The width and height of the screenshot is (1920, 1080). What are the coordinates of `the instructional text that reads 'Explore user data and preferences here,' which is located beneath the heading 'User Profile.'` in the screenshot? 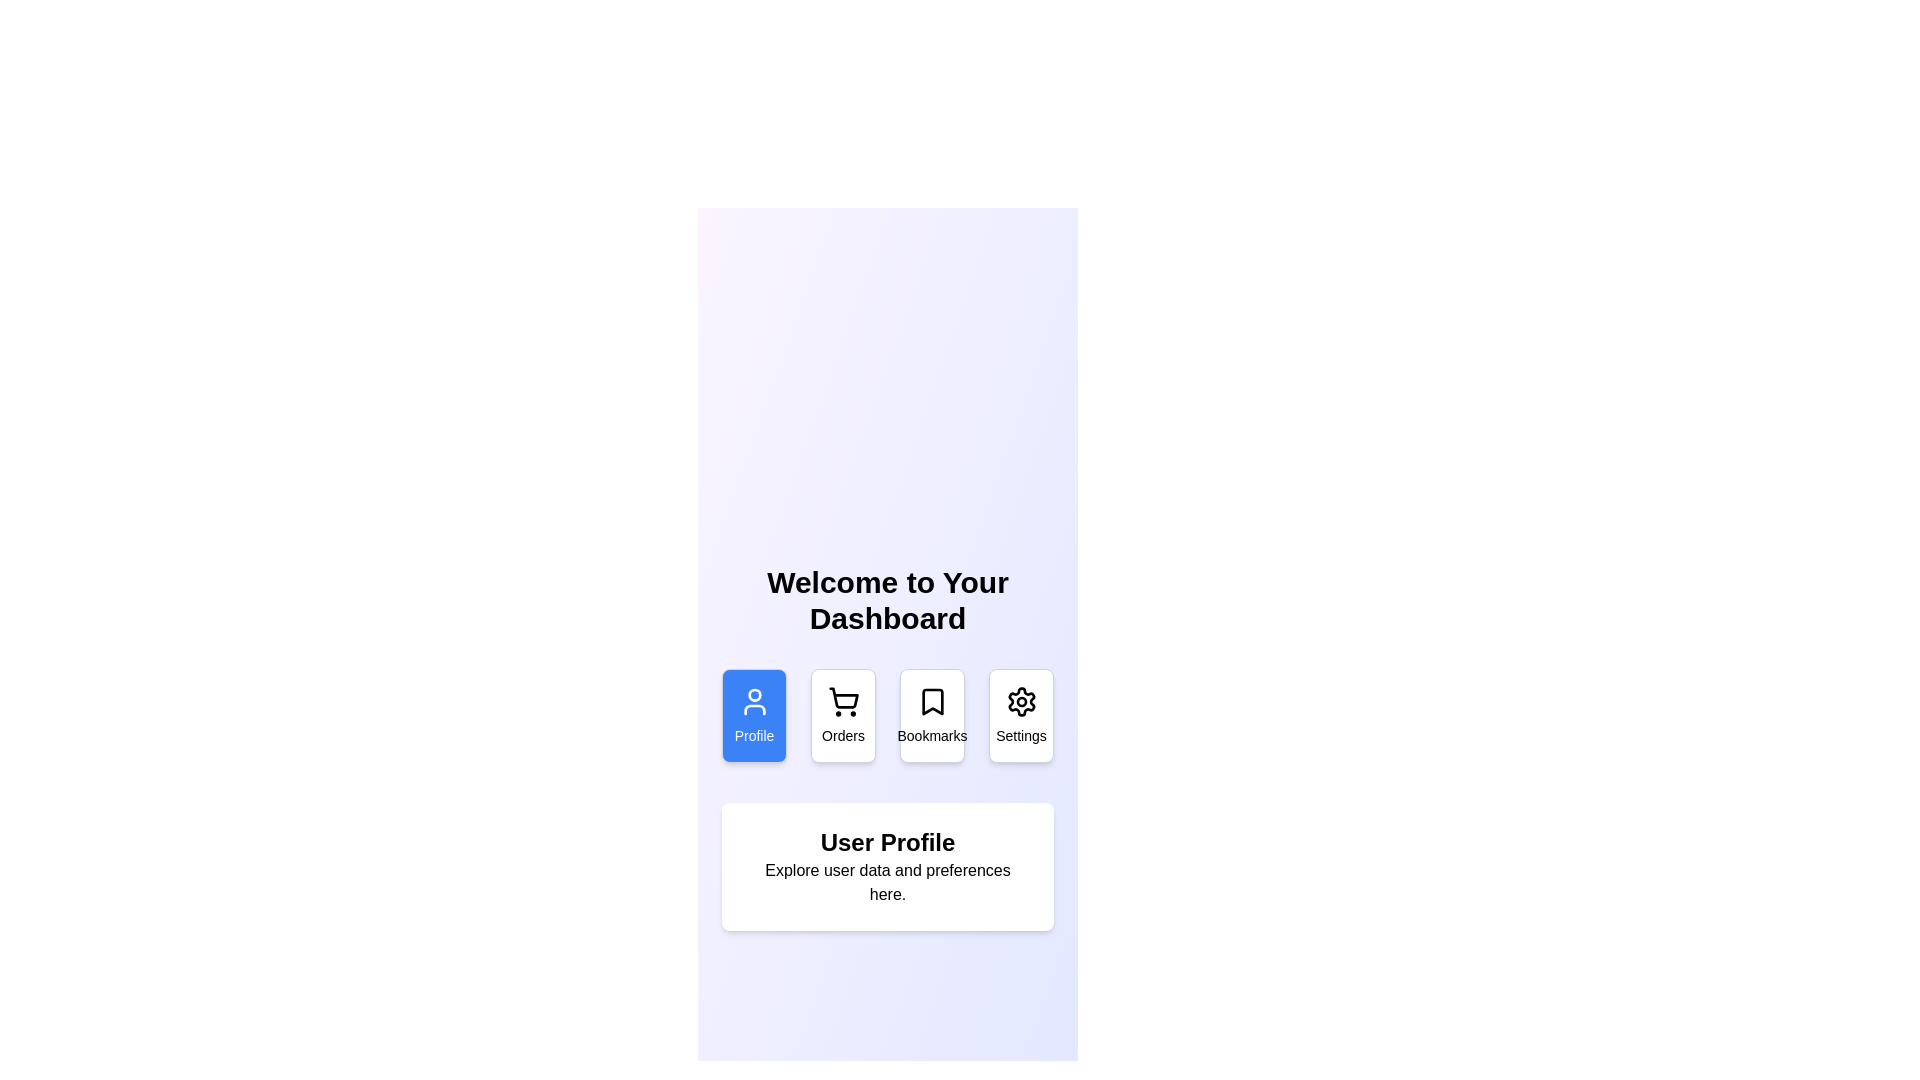 It's located at (887, 882).